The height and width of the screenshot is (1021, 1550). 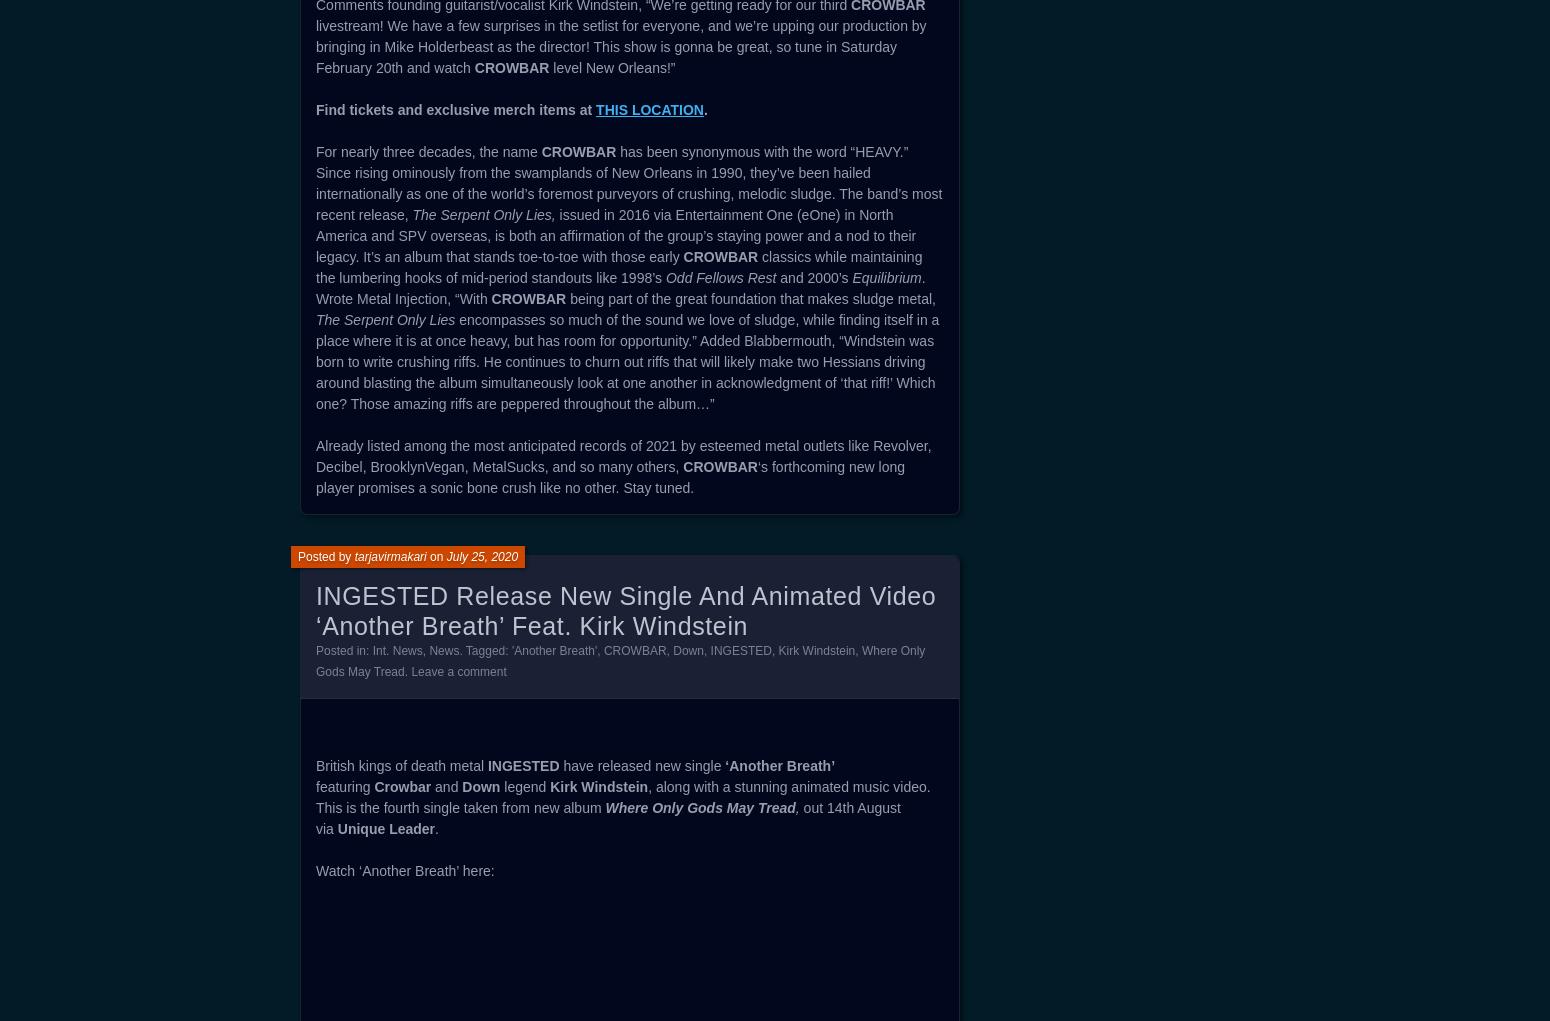 I want to click on 'News', so click(x=444, y=649).